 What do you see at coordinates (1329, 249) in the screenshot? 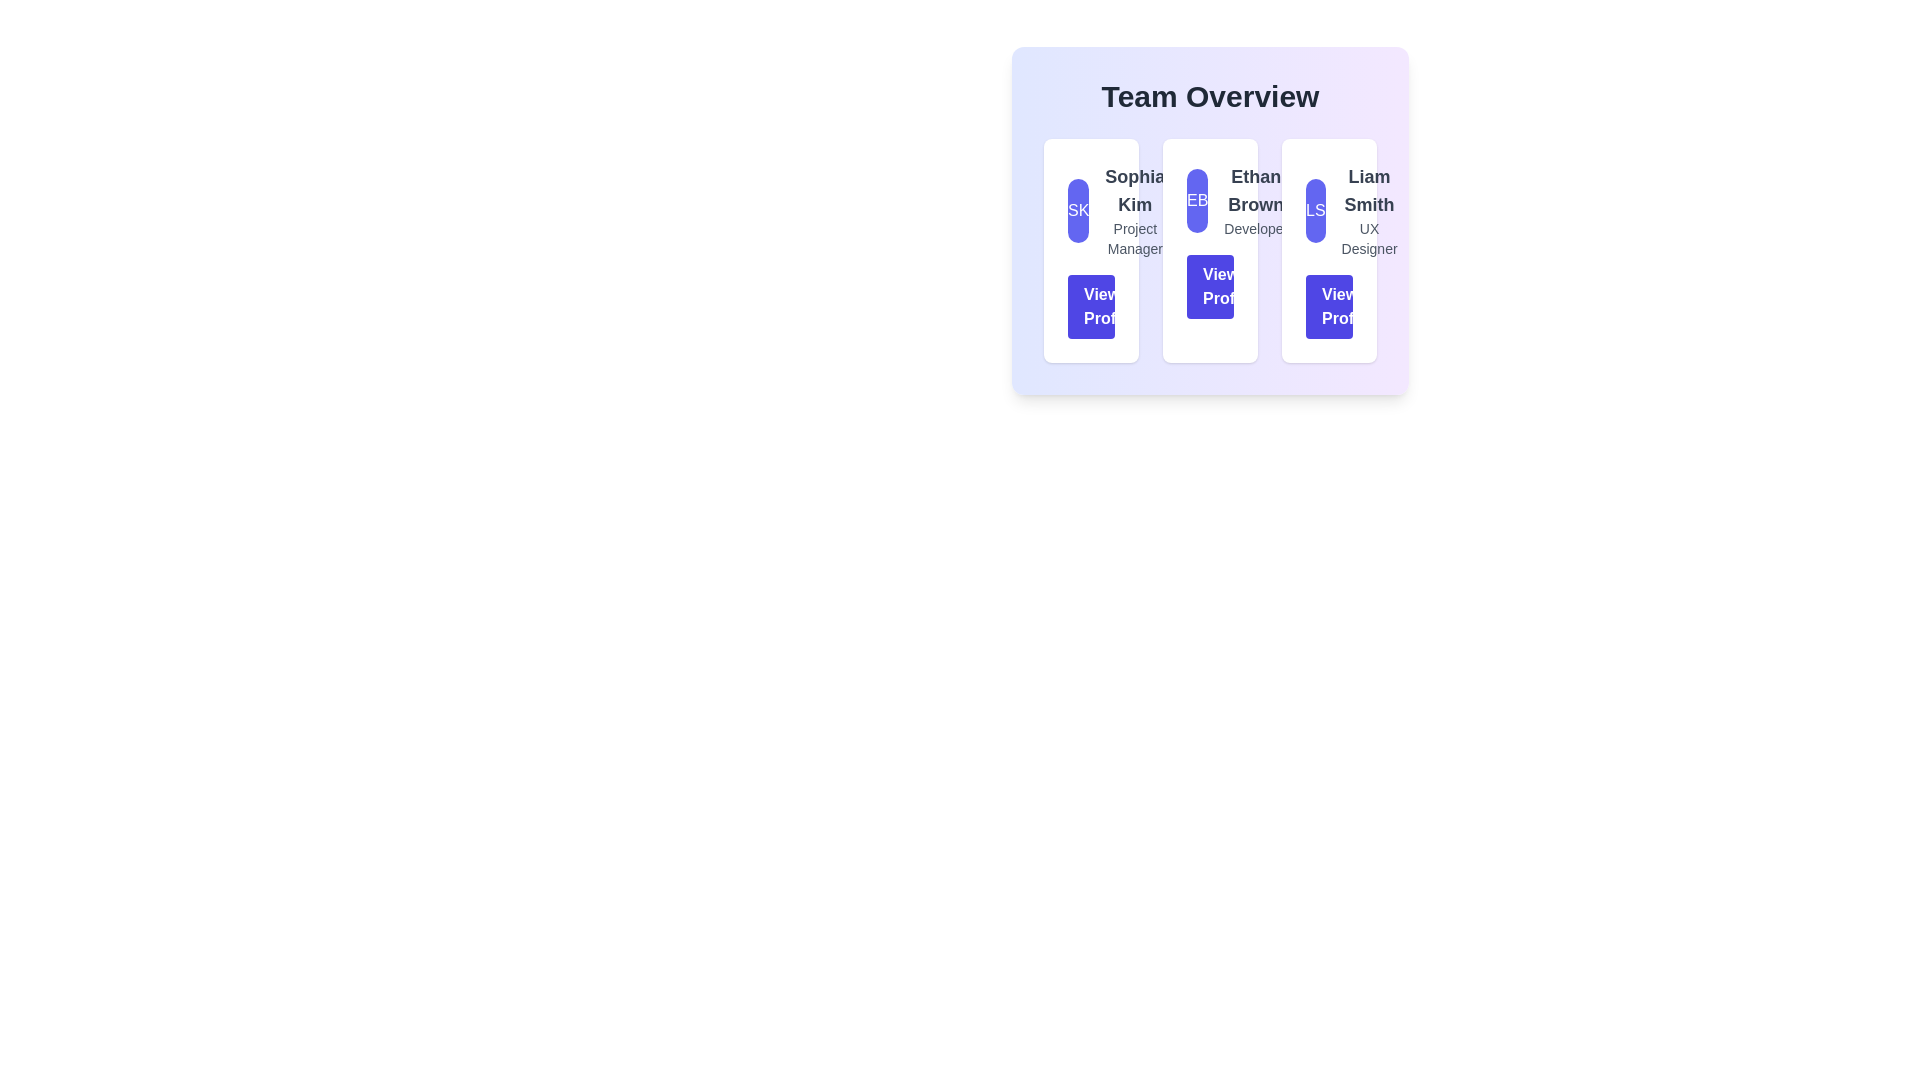
I see `the 'View Profile' button located on Liam Smith's Profile Card, which is the third card in a row of three within the grid layout, positioned below the 'Team Overview' section header` at bounding box center [1329, 249].